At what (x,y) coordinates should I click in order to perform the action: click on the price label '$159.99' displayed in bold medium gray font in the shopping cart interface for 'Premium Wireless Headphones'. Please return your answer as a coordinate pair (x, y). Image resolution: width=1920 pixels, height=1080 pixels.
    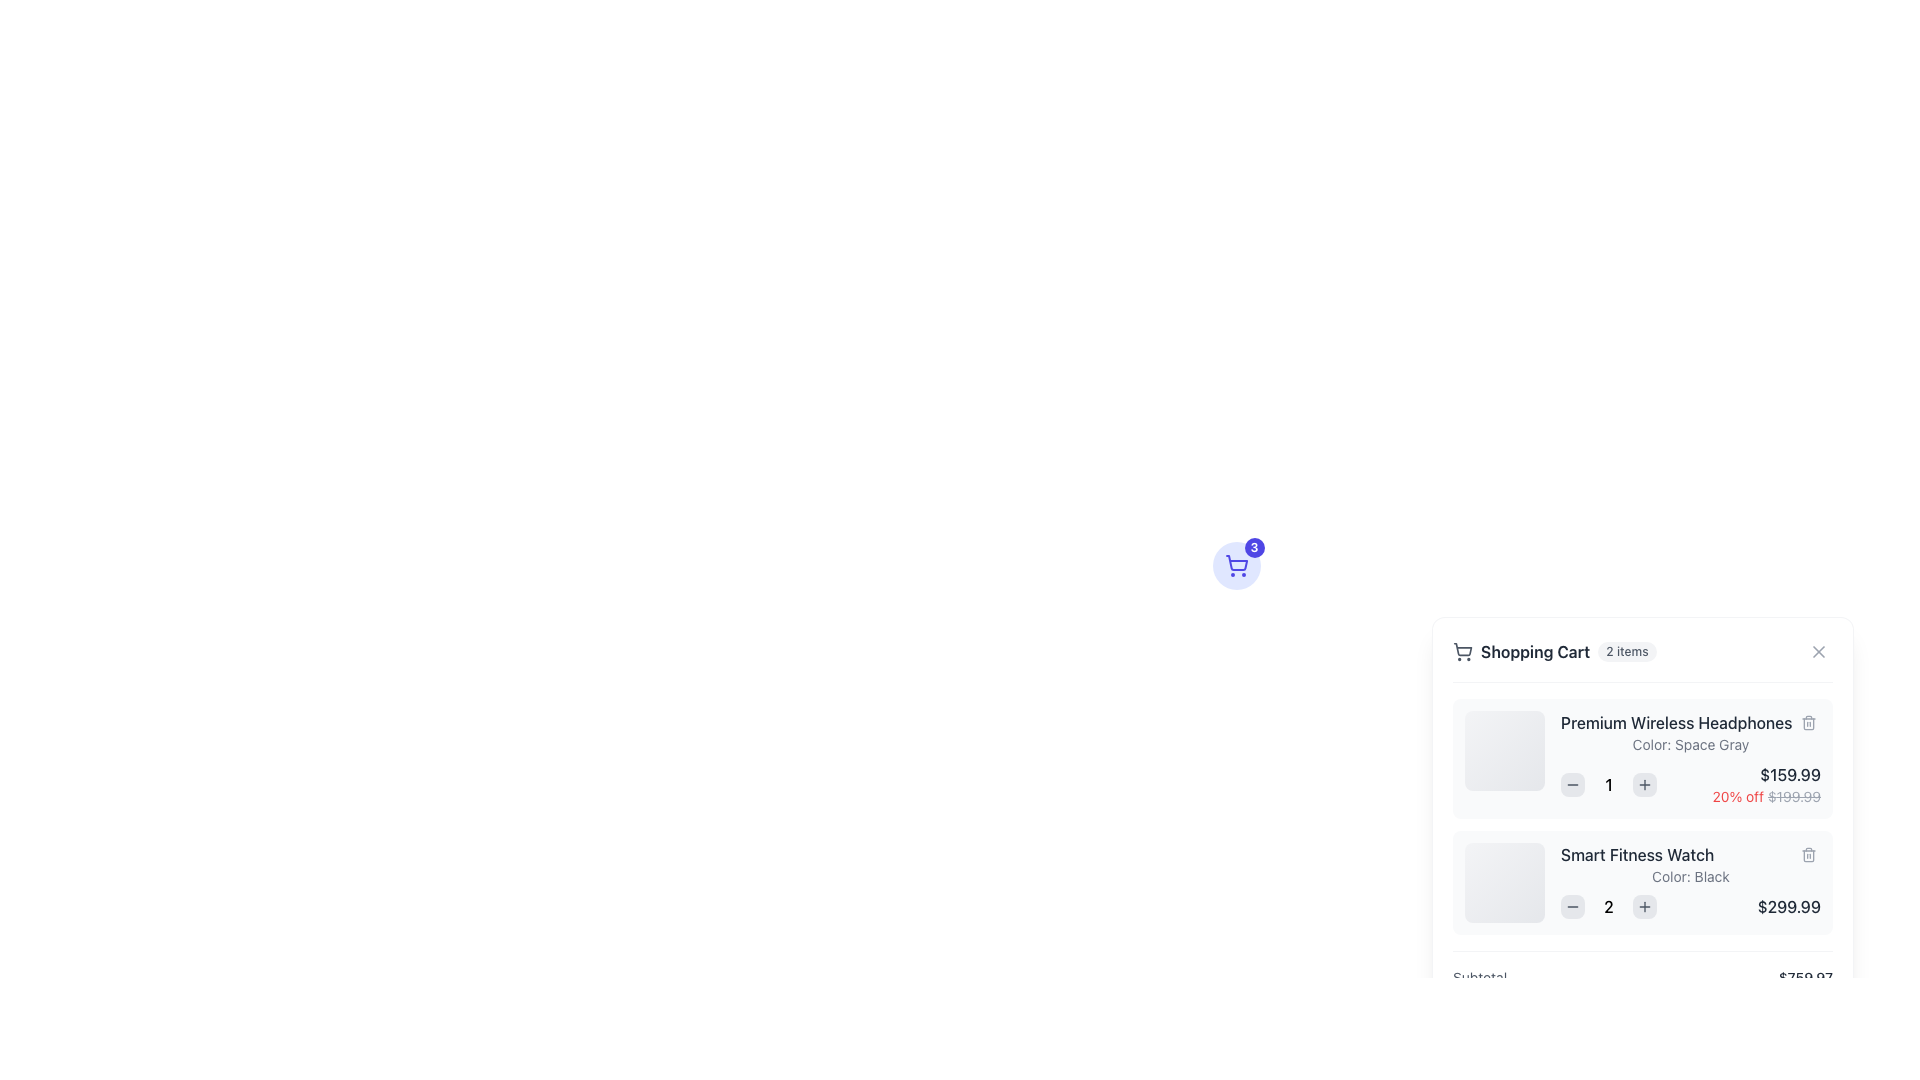
    Looking at the image, I should click on (1766, 774).